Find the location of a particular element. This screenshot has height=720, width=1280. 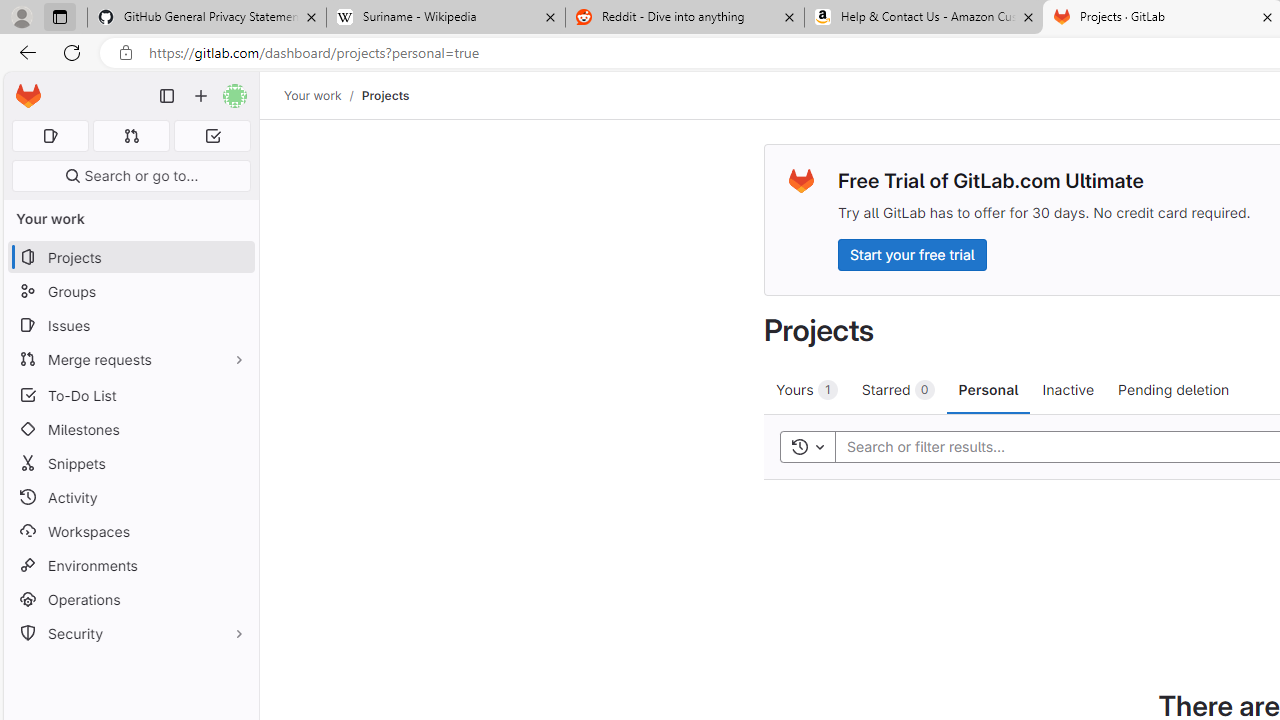

'Suriname - Wikipedia' is located at coordinates (444, 17).